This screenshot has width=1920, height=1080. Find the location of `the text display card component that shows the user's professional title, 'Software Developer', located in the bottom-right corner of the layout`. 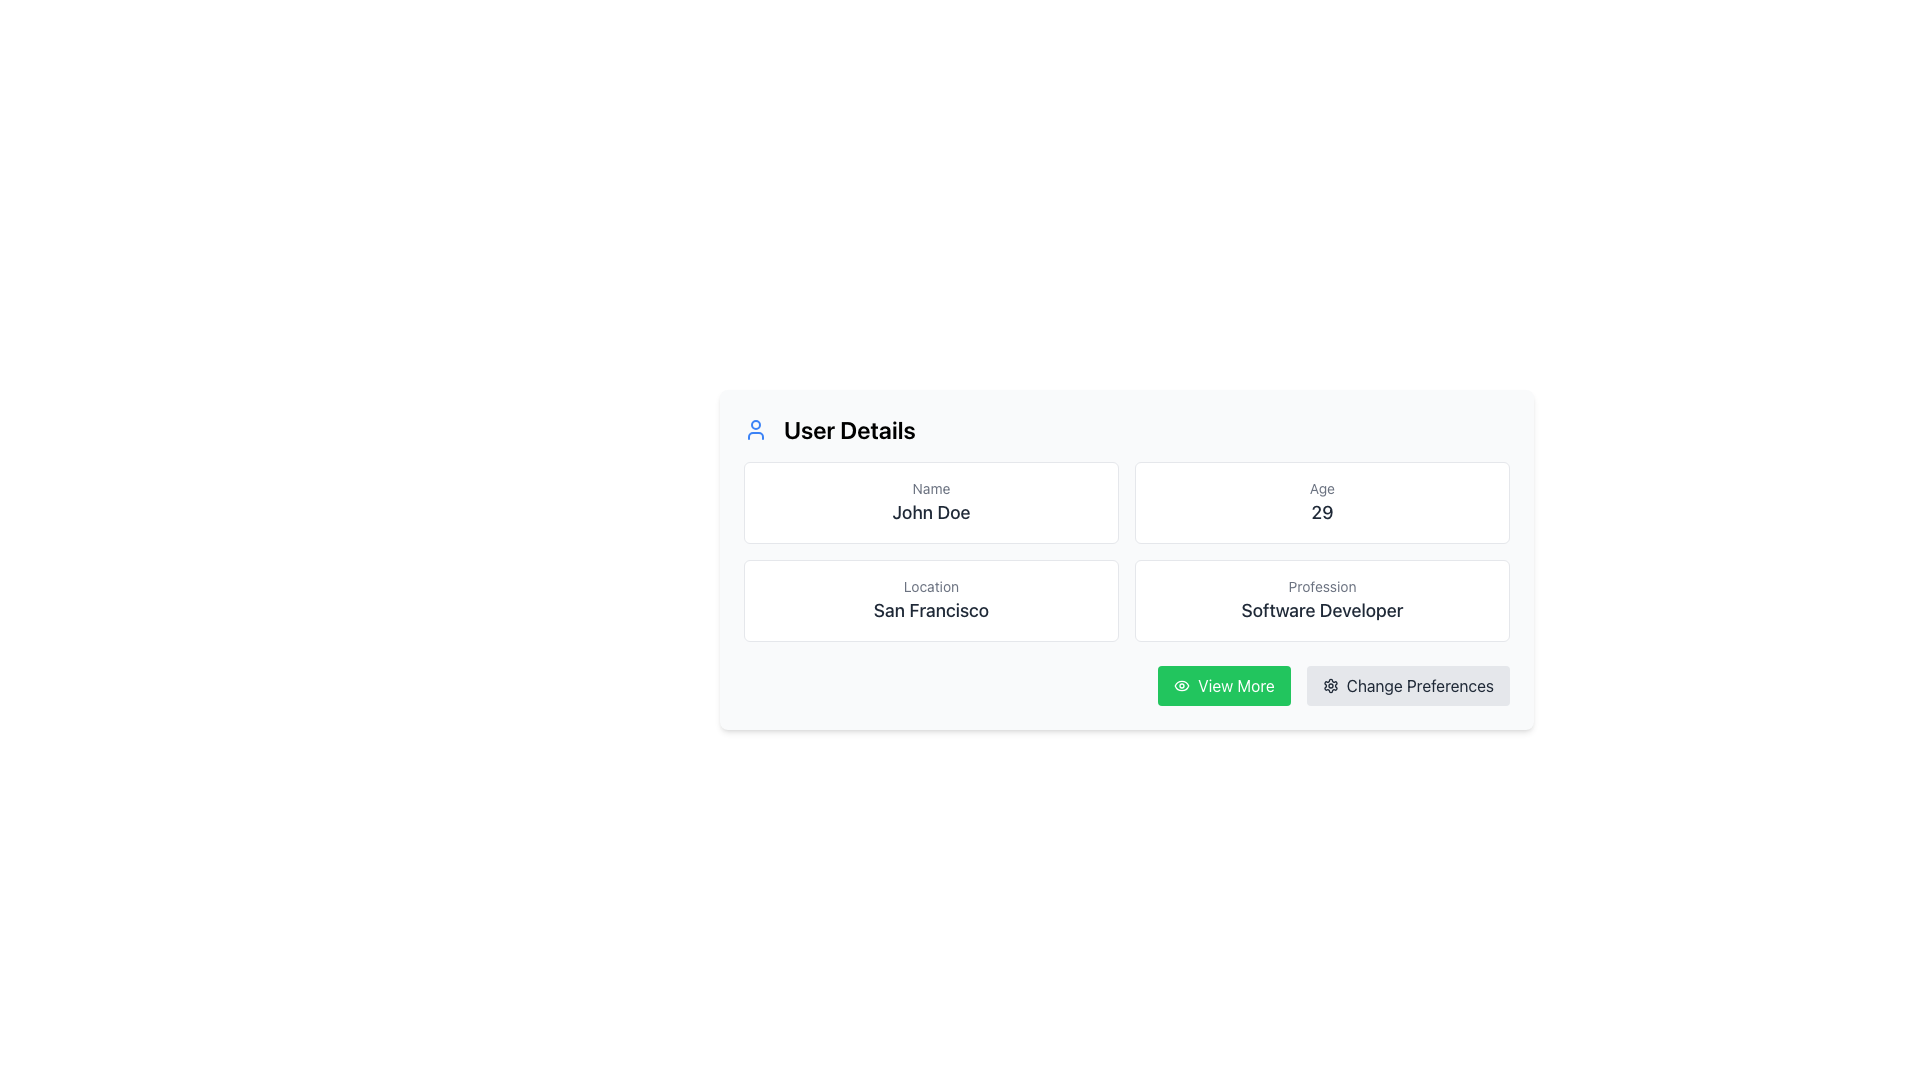

the text display card component that shows the user's professional title, 'Software Developer', located in the bottom-right corner of the layout is located at coordinates (1322, 600).